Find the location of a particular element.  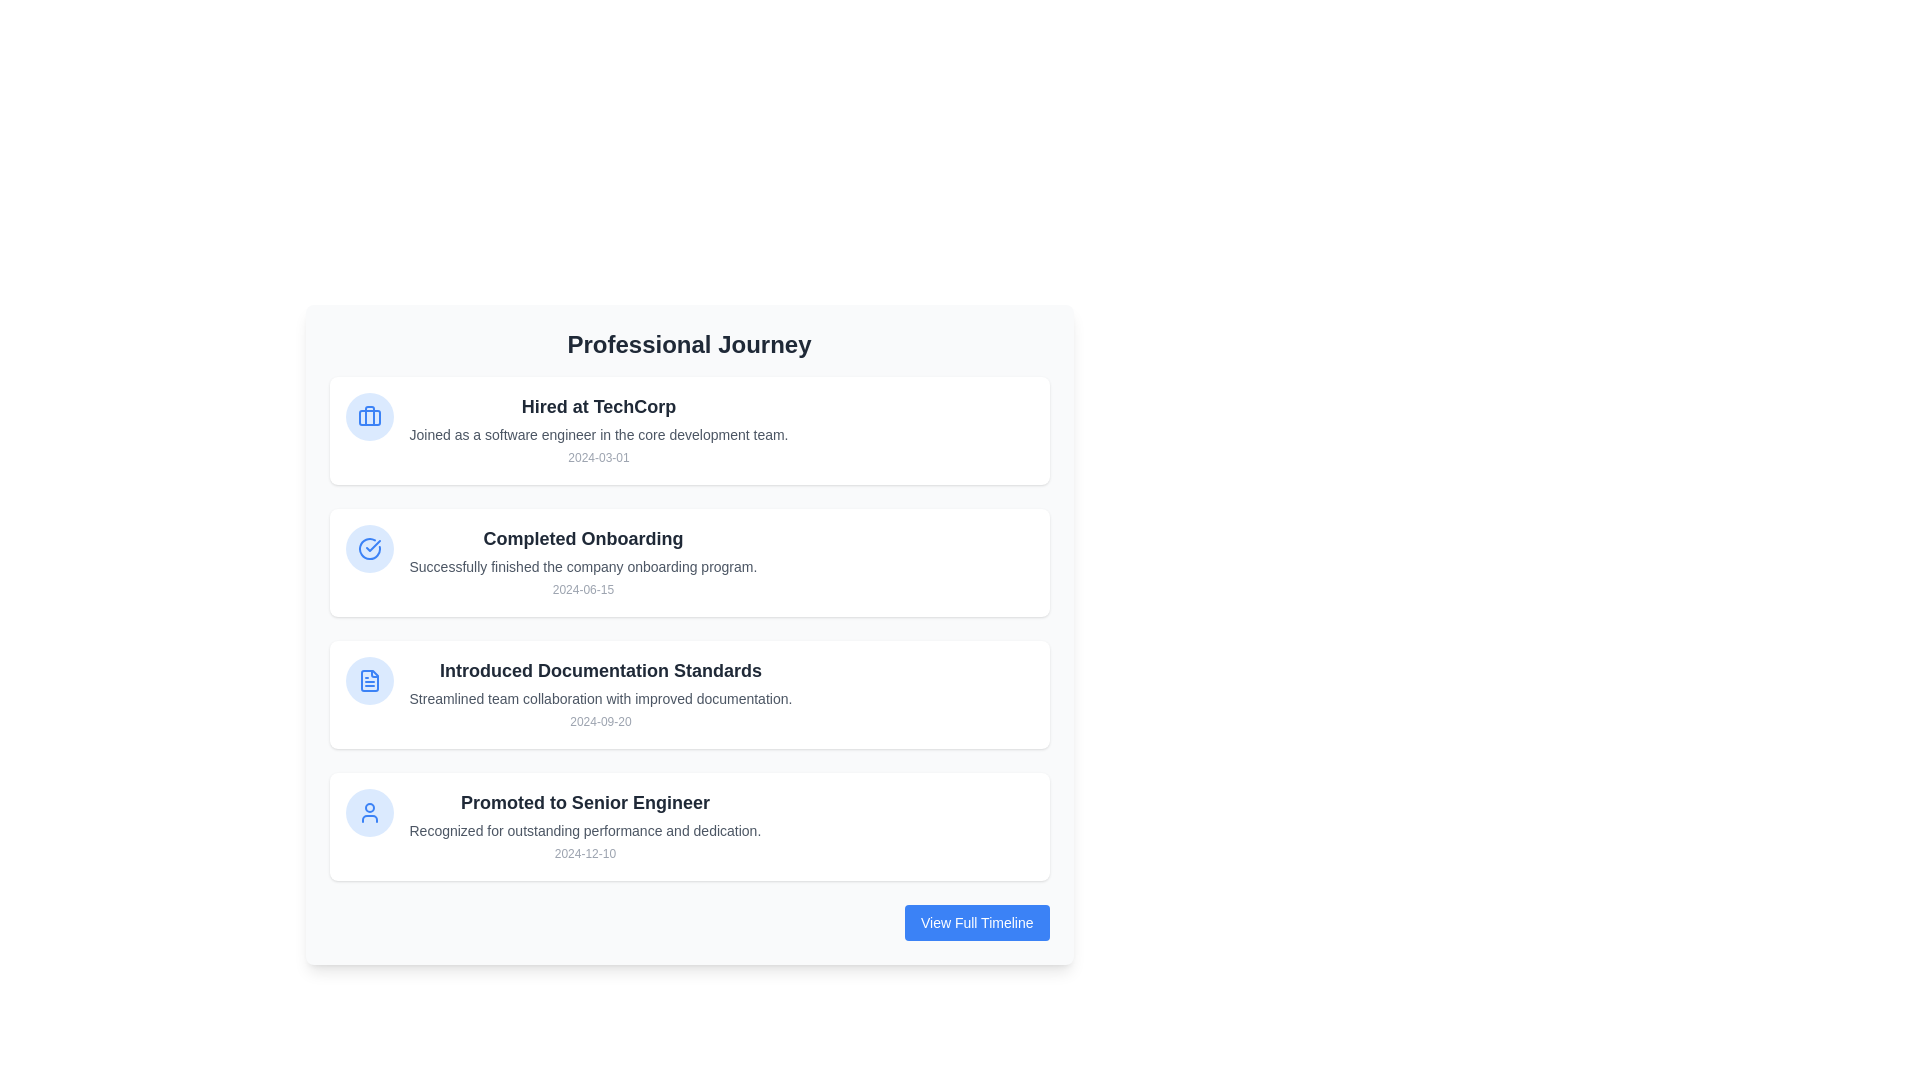

the call-to-action button located at the bottom-right corner of the 'Professional Journey' section is located at coordinates (977, 922).